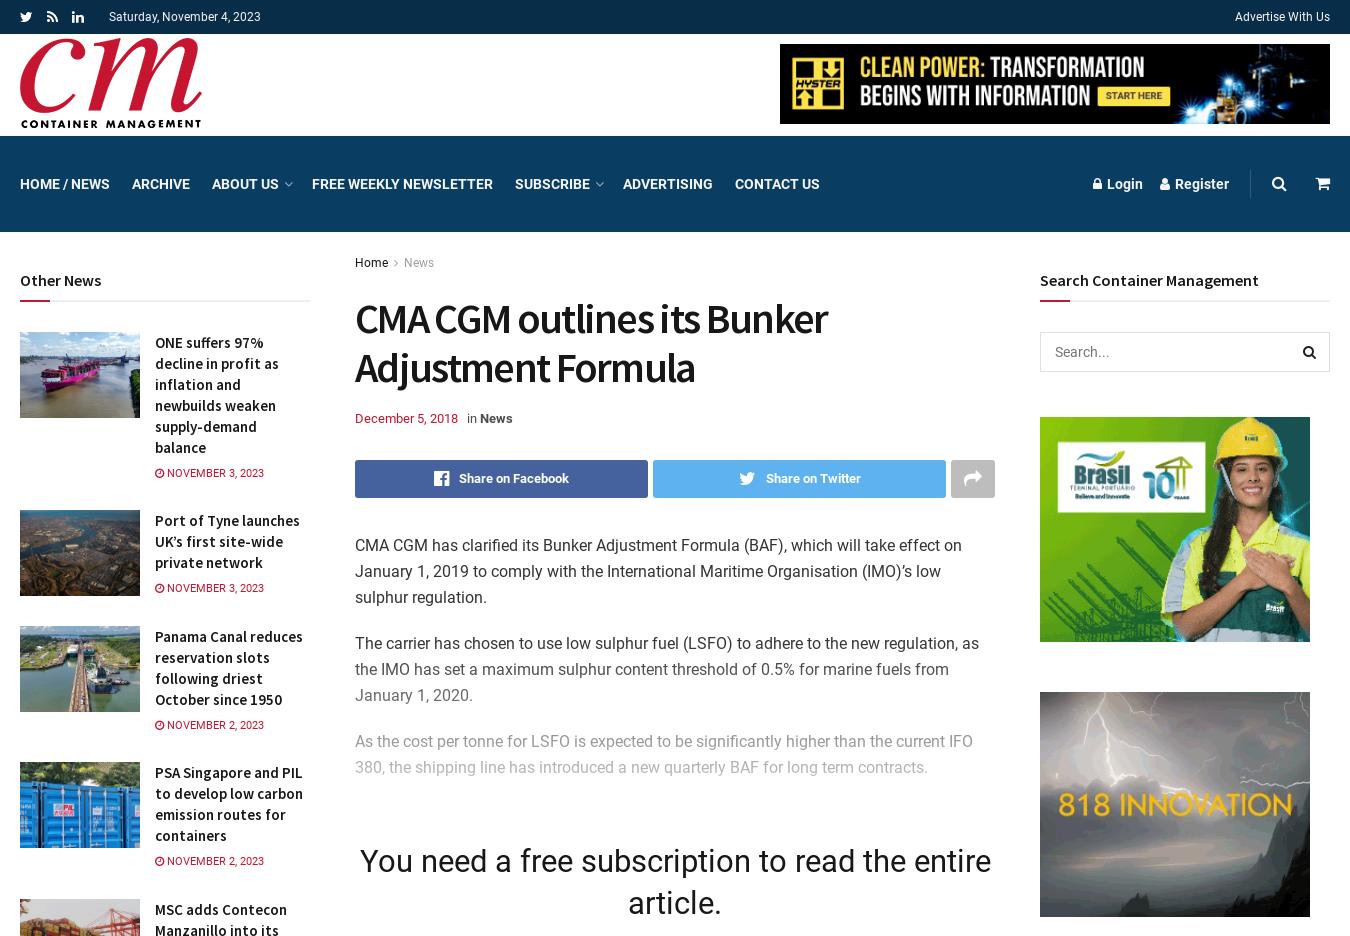 Image resolution: width=1350 pixels, height=936 pixels. Describe the element at coordinates (355, 416) in the screenshot. I see `'December 5, 2018'` at that location.